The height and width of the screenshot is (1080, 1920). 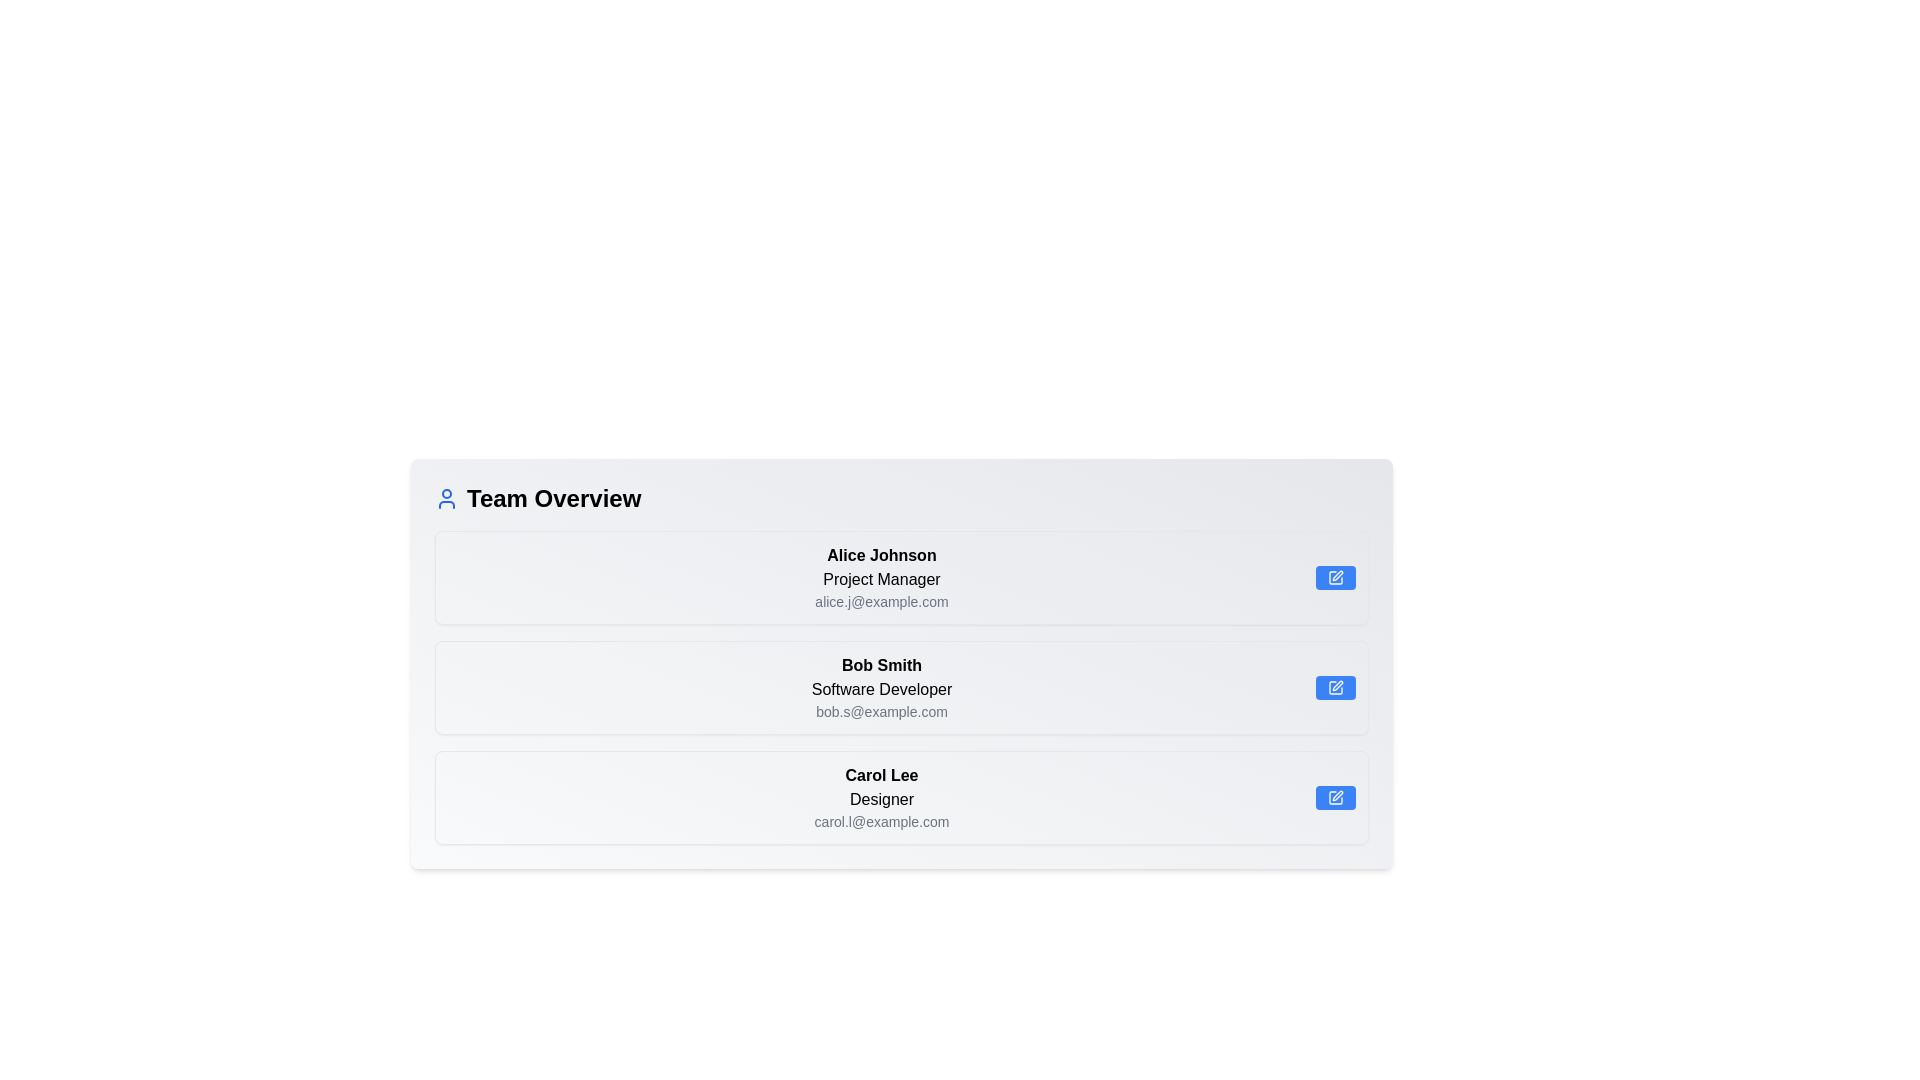 I want to click on the edit icon button located to the far right of Alice Johnson's profile, so click(x=1337, y=575).